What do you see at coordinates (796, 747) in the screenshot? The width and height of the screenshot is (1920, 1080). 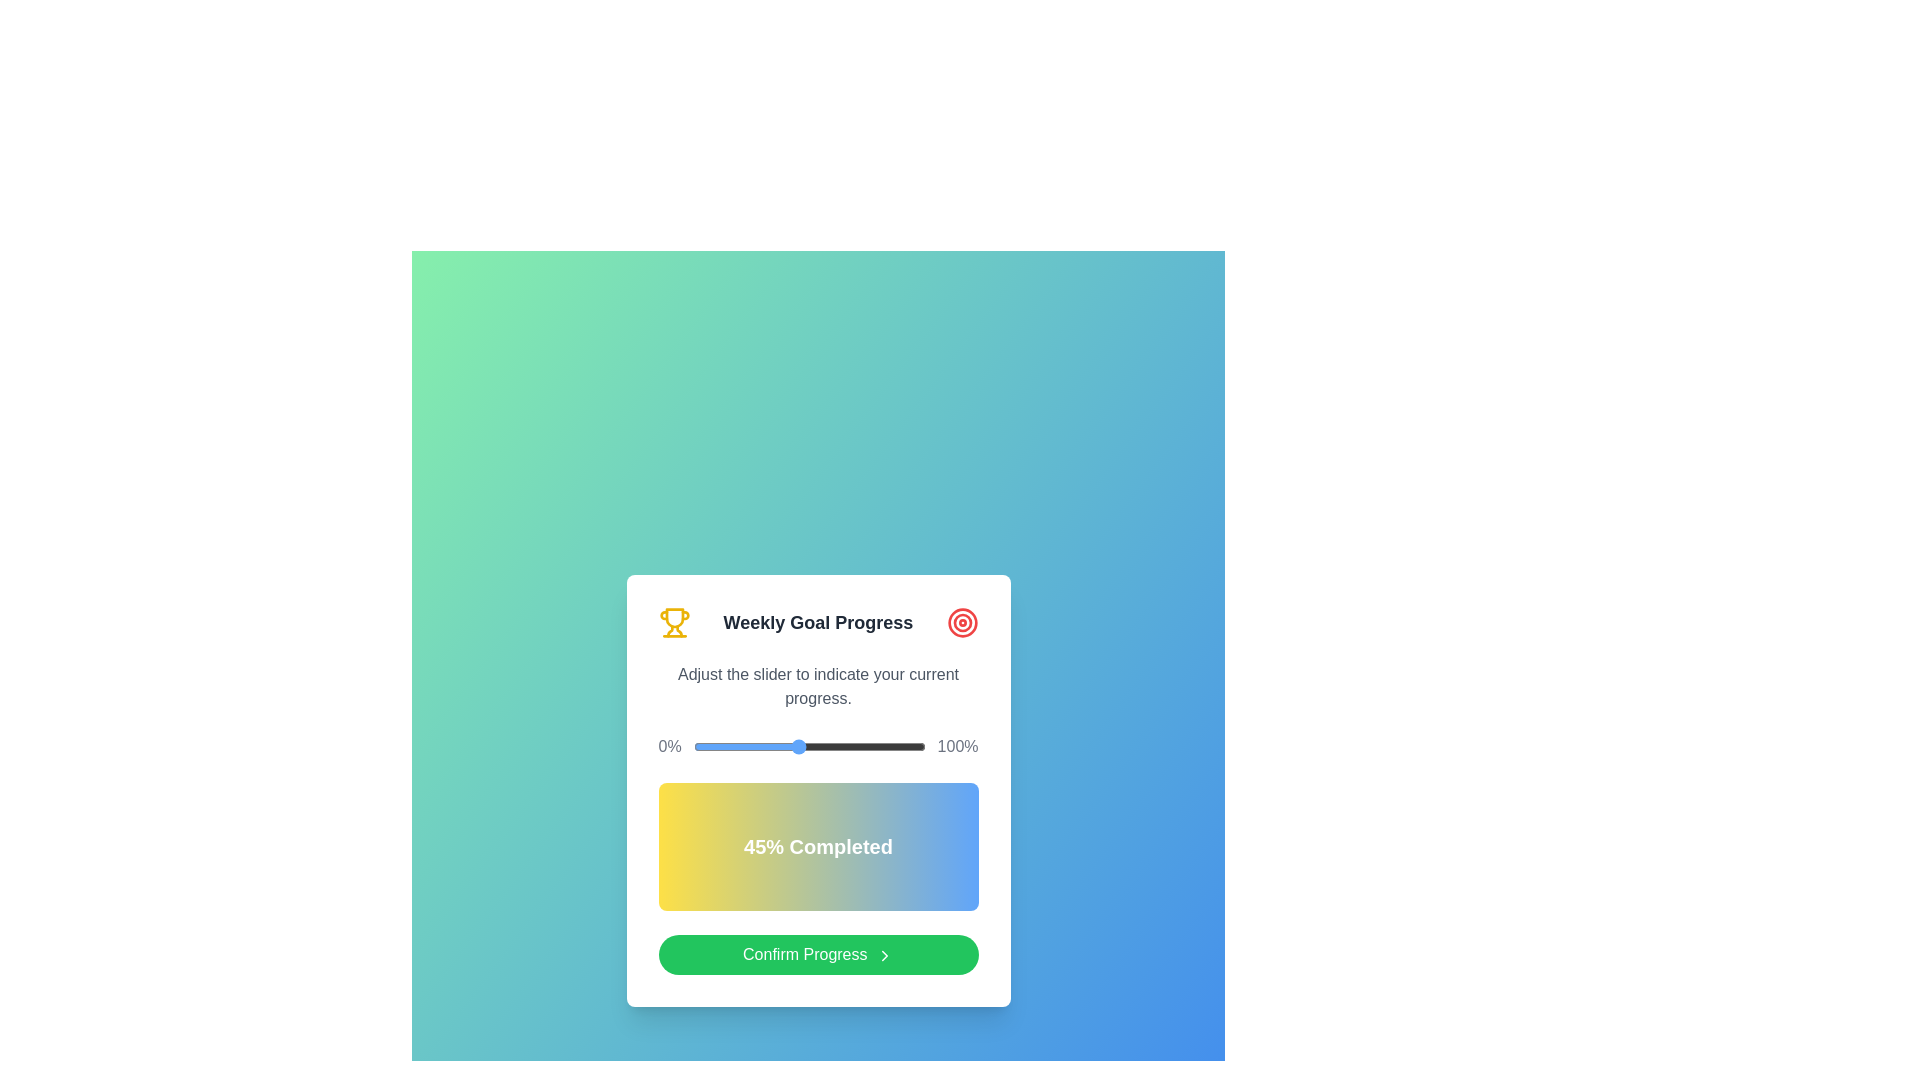 I see `the progress value to 45% by dragging the slider` at bounding box center [796, 747].